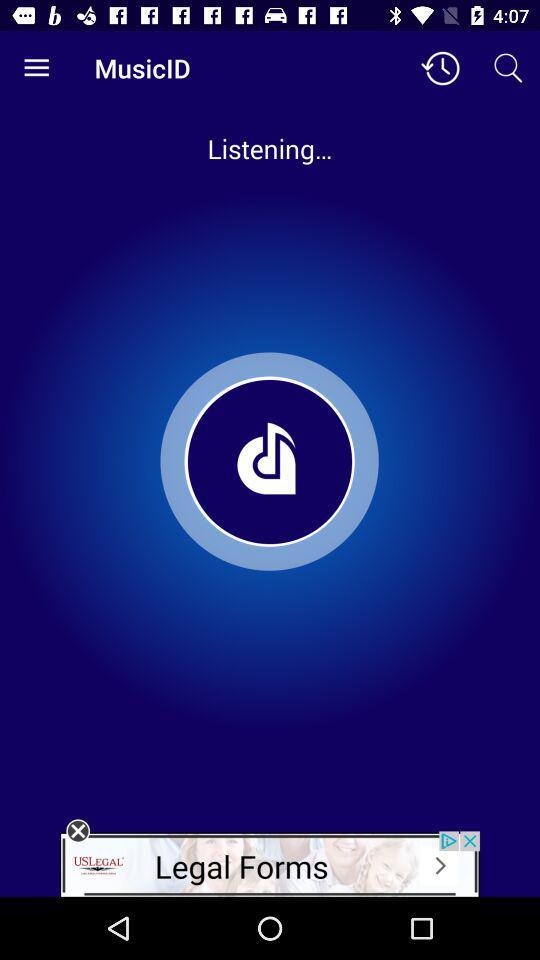 This screenshot has height=960, width=540. Describe the element at coordinates (77, 831) in the screenshot. I see `remove botton` at that location.